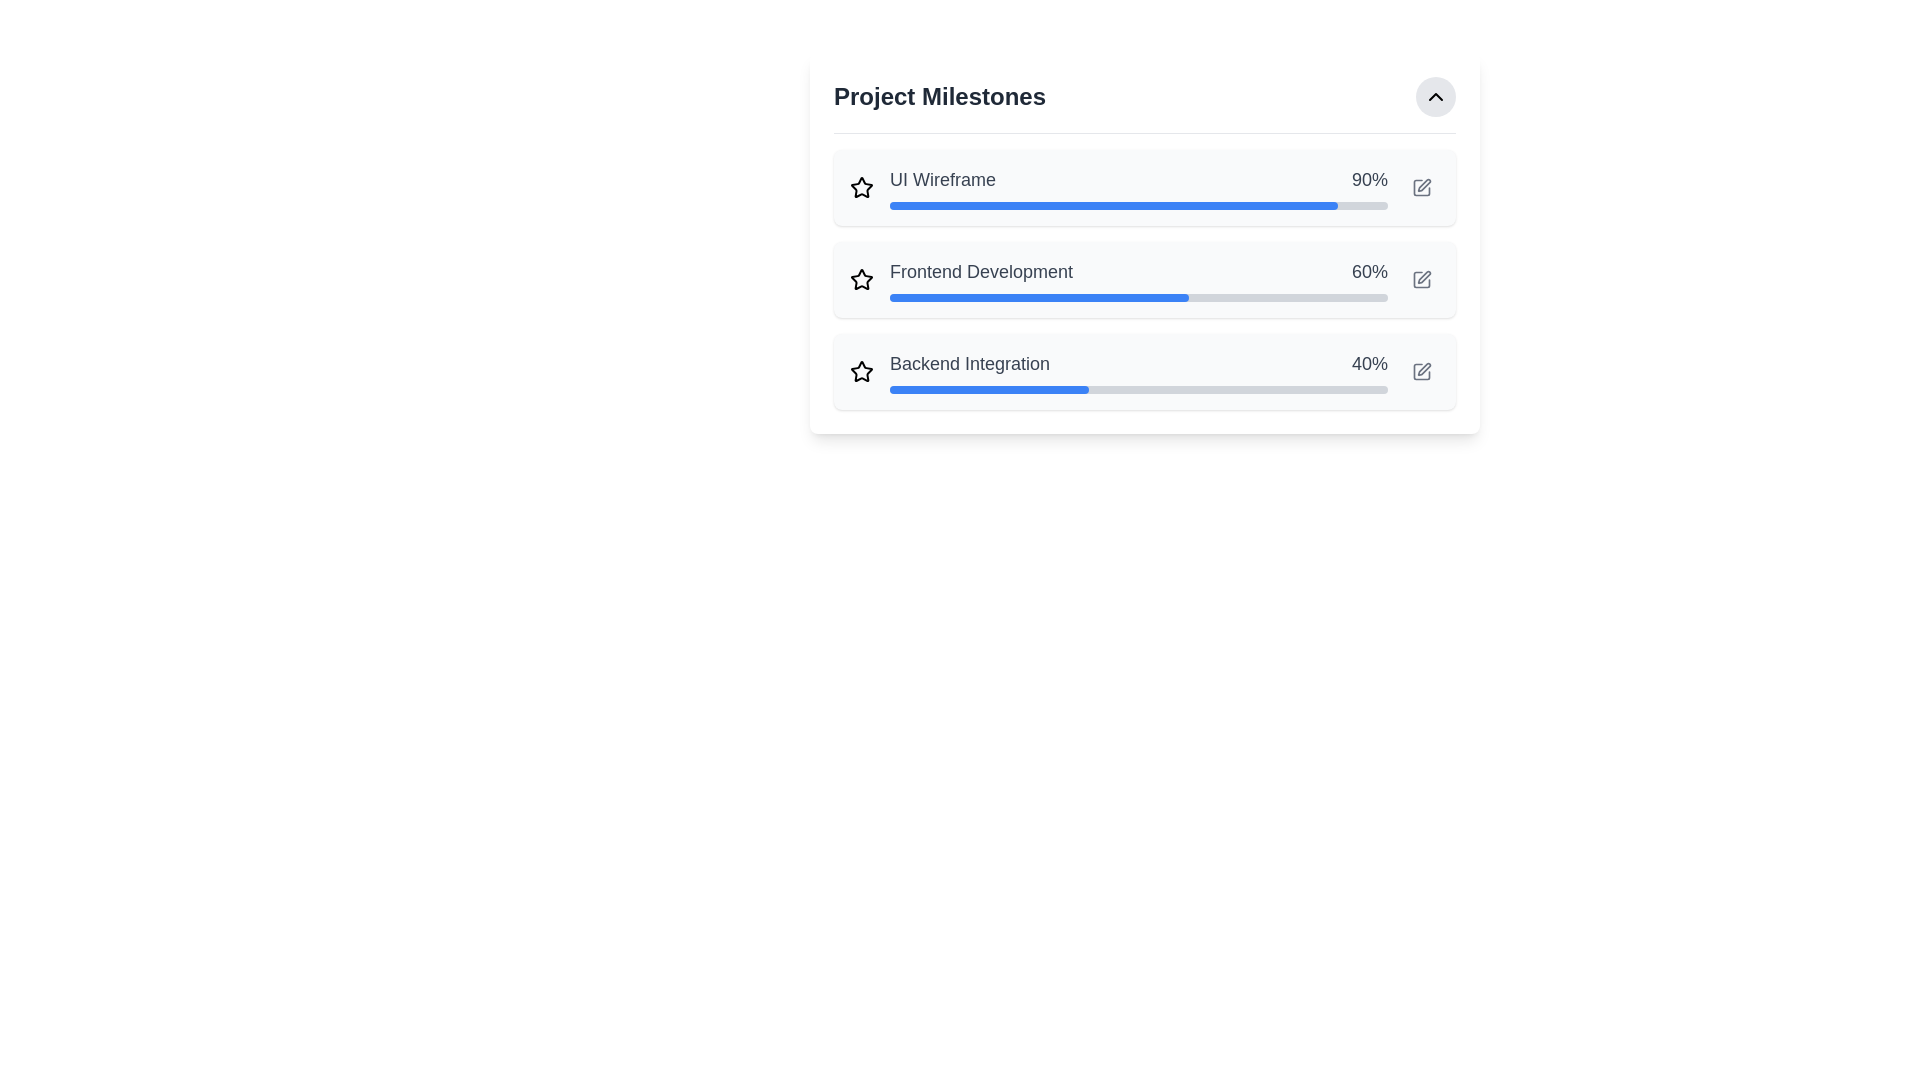 The height and width of the screenshot is (1080, 1920). I want to click on the small square button with a pen icon located next to the 'Frontend Development' progress bar to change its color, so click(1420, 280).